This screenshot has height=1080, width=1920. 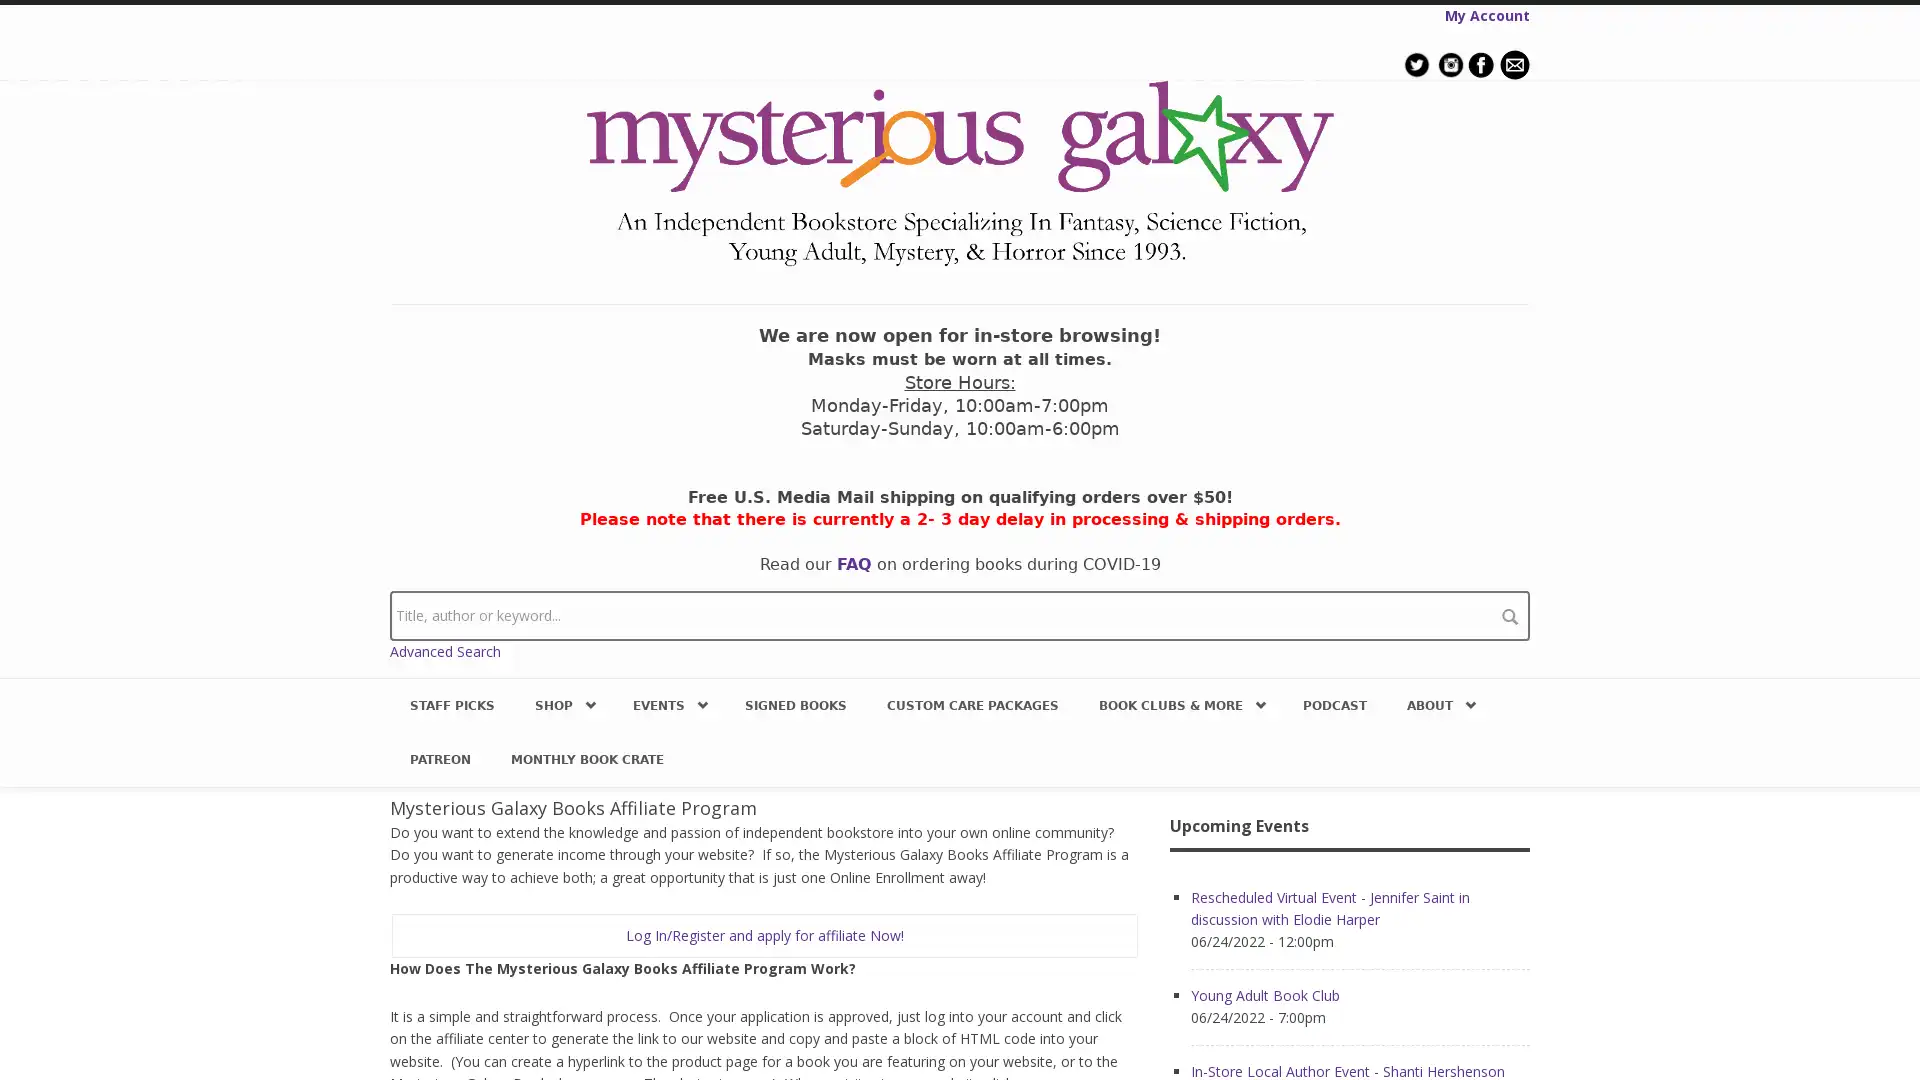 I want to click on search, so click(x=1510, y=615).